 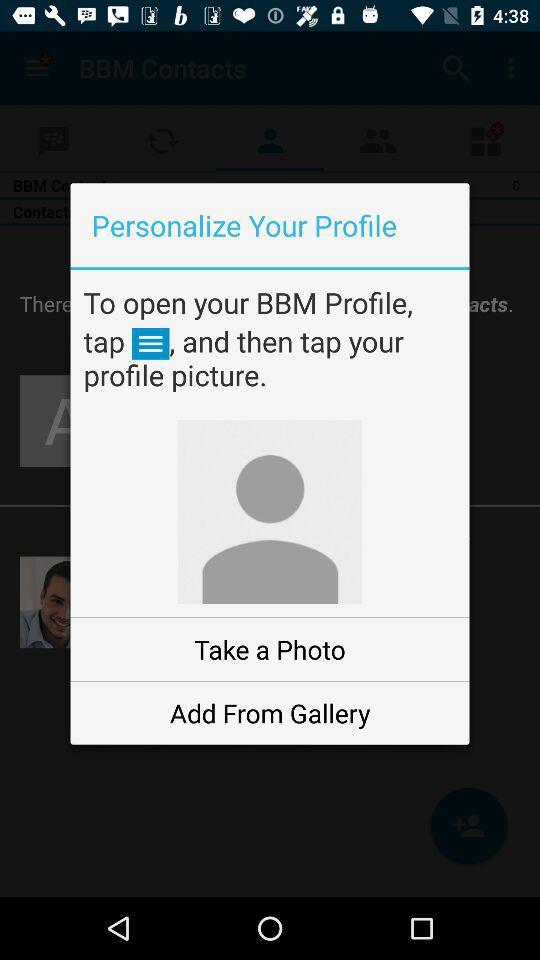 I want to click on add from gallery, so click(x=270, y=713).